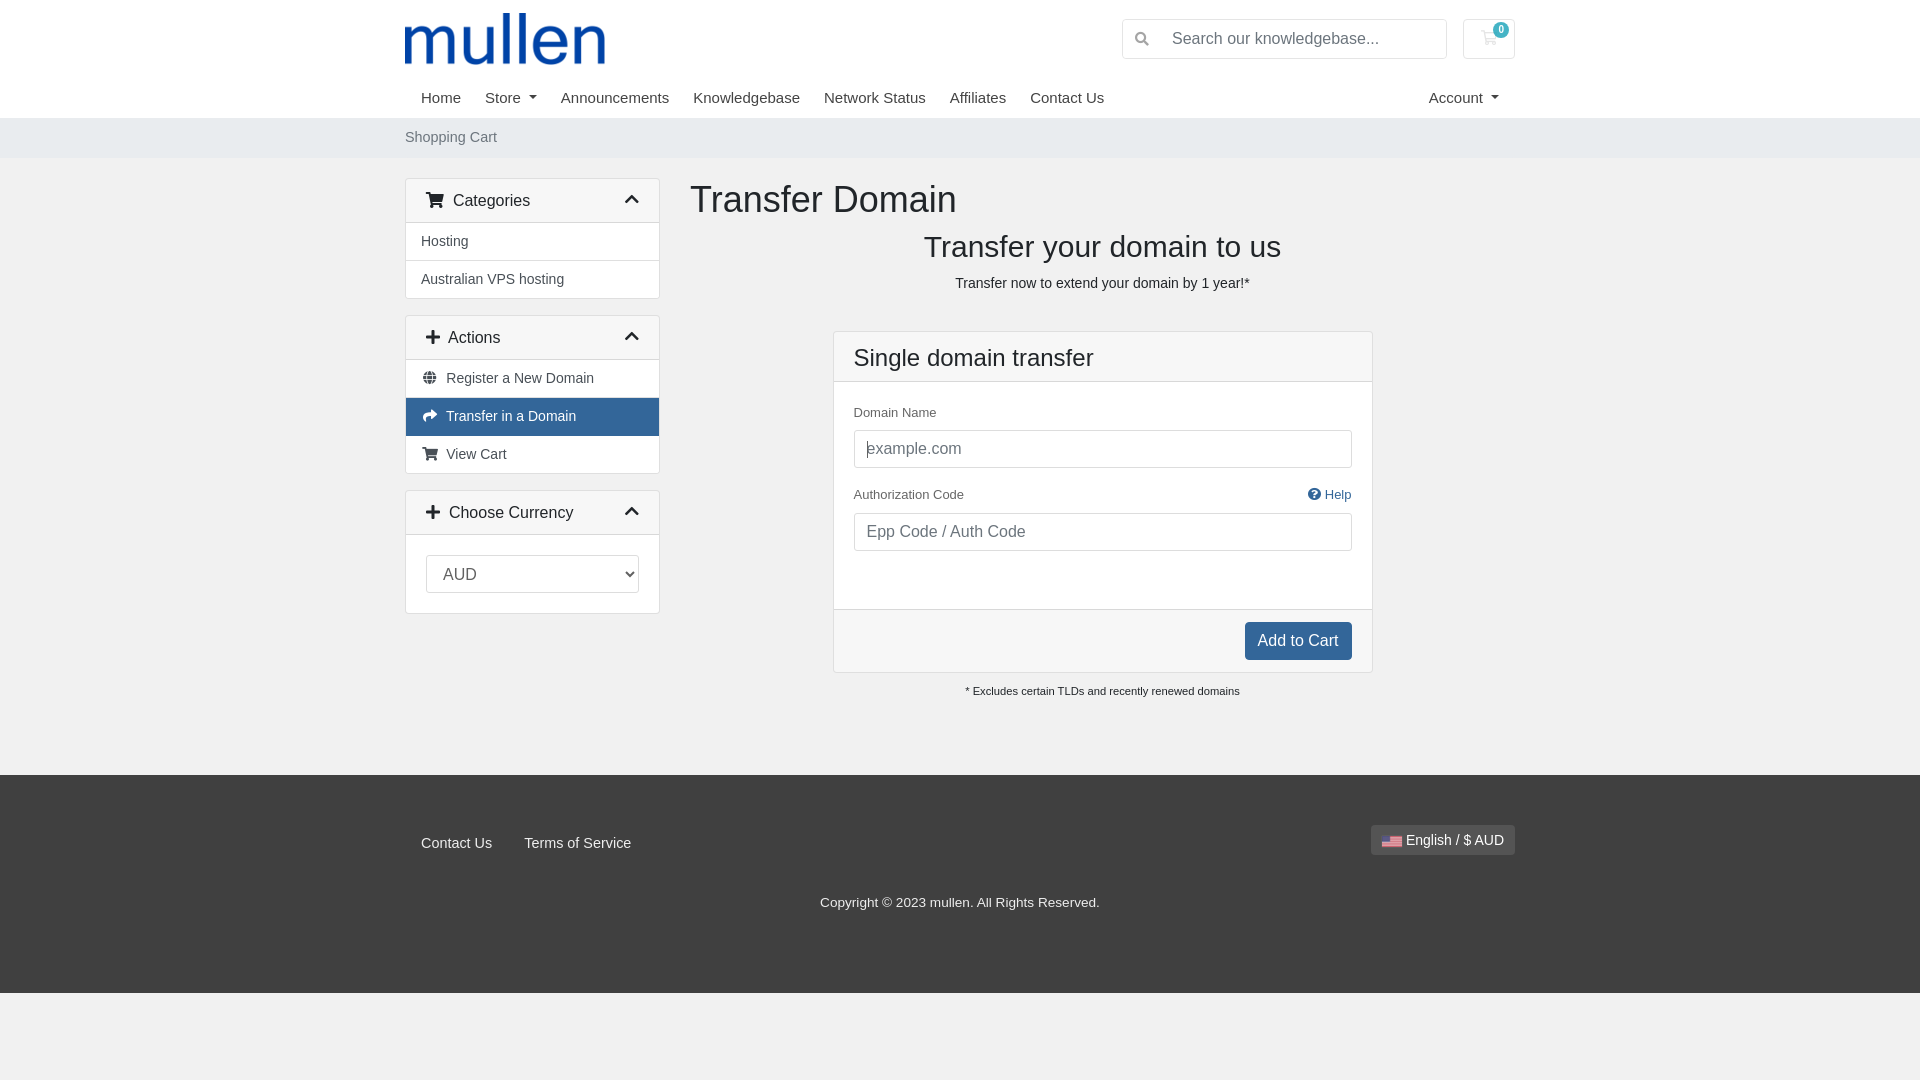 The height and width of the screenshot is (1080, 1920). What do you see at coordinates (532, 279) in the screenshot?
I see `'Australian VPS hosting'` at bounding box center [532, 279].